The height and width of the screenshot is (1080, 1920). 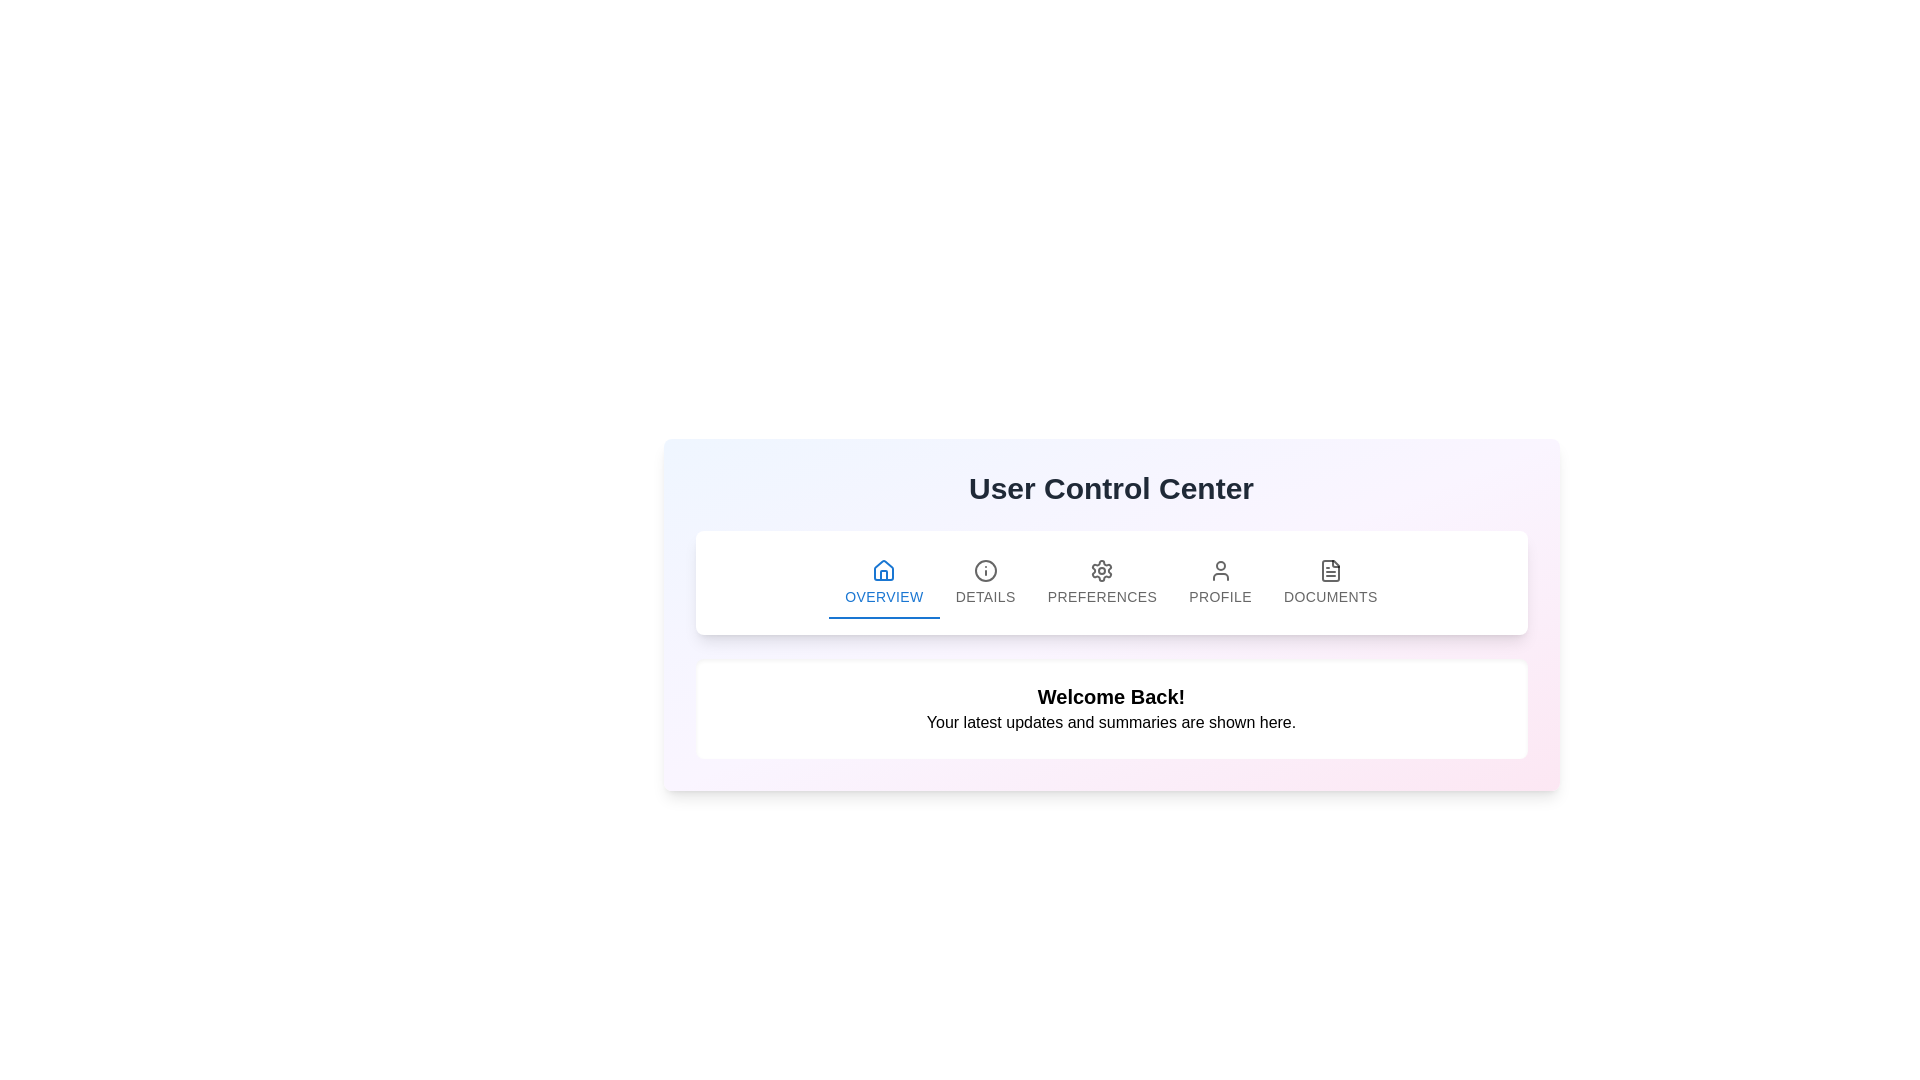 I want to click on the welcoming heading text element located in the center of the 'User Control Center' section, which conveys a return message to the user, so click(x=1110, y=696).